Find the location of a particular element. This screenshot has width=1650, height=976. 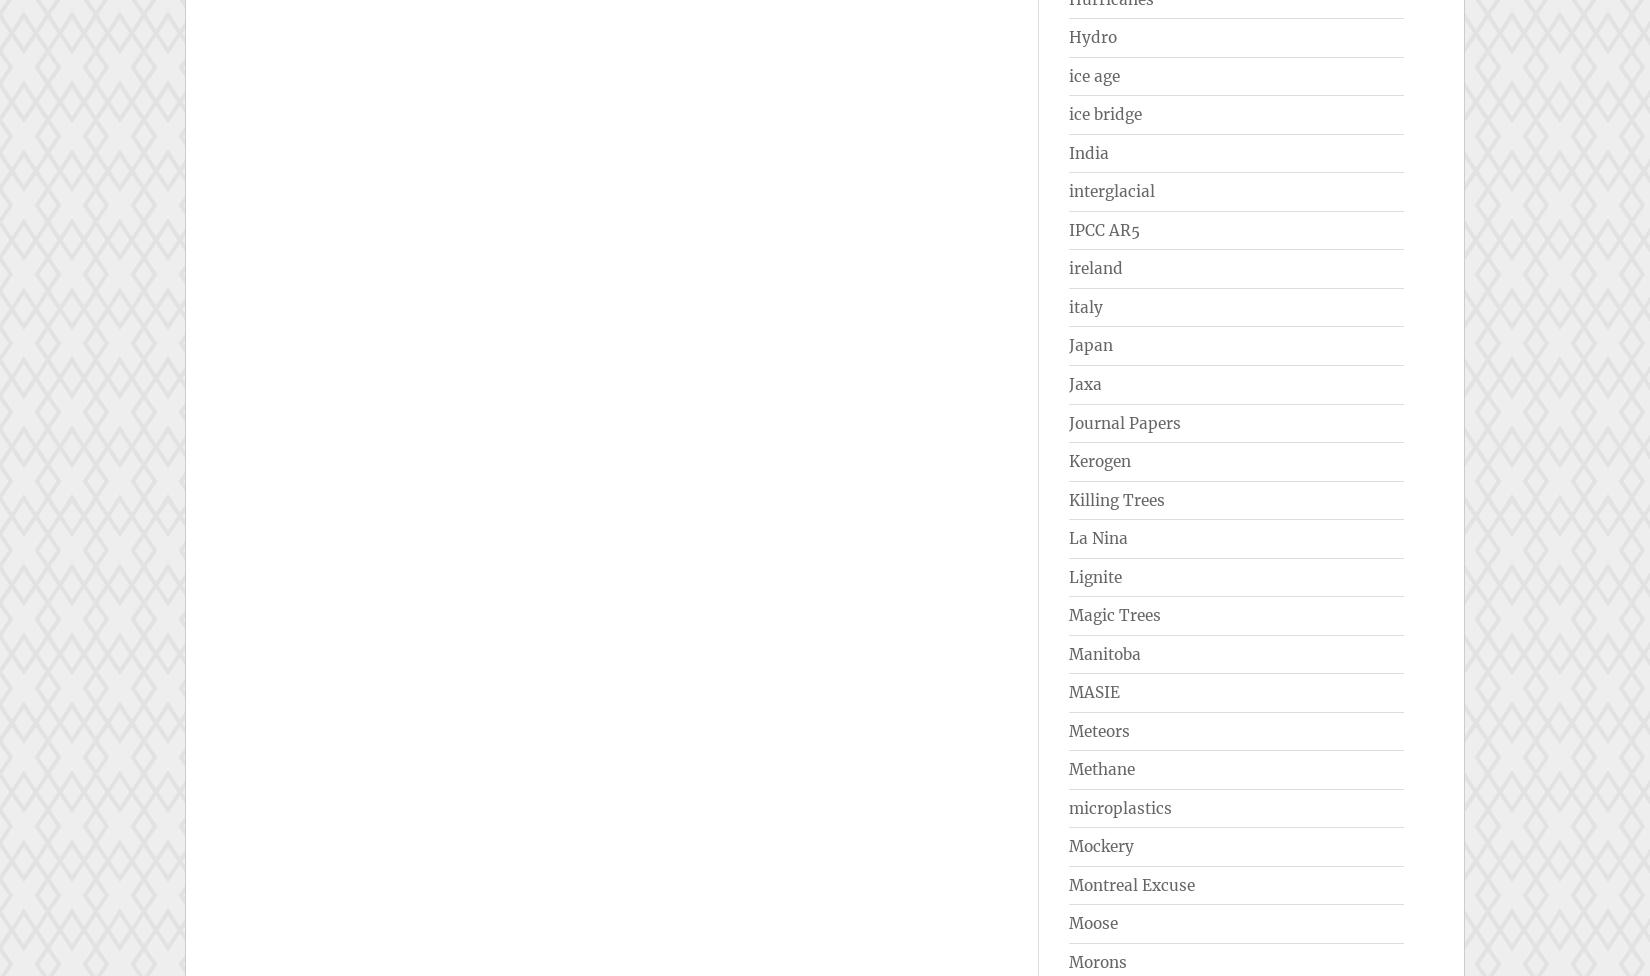

'Journal Papers' is located at coordinates (1069, 421).